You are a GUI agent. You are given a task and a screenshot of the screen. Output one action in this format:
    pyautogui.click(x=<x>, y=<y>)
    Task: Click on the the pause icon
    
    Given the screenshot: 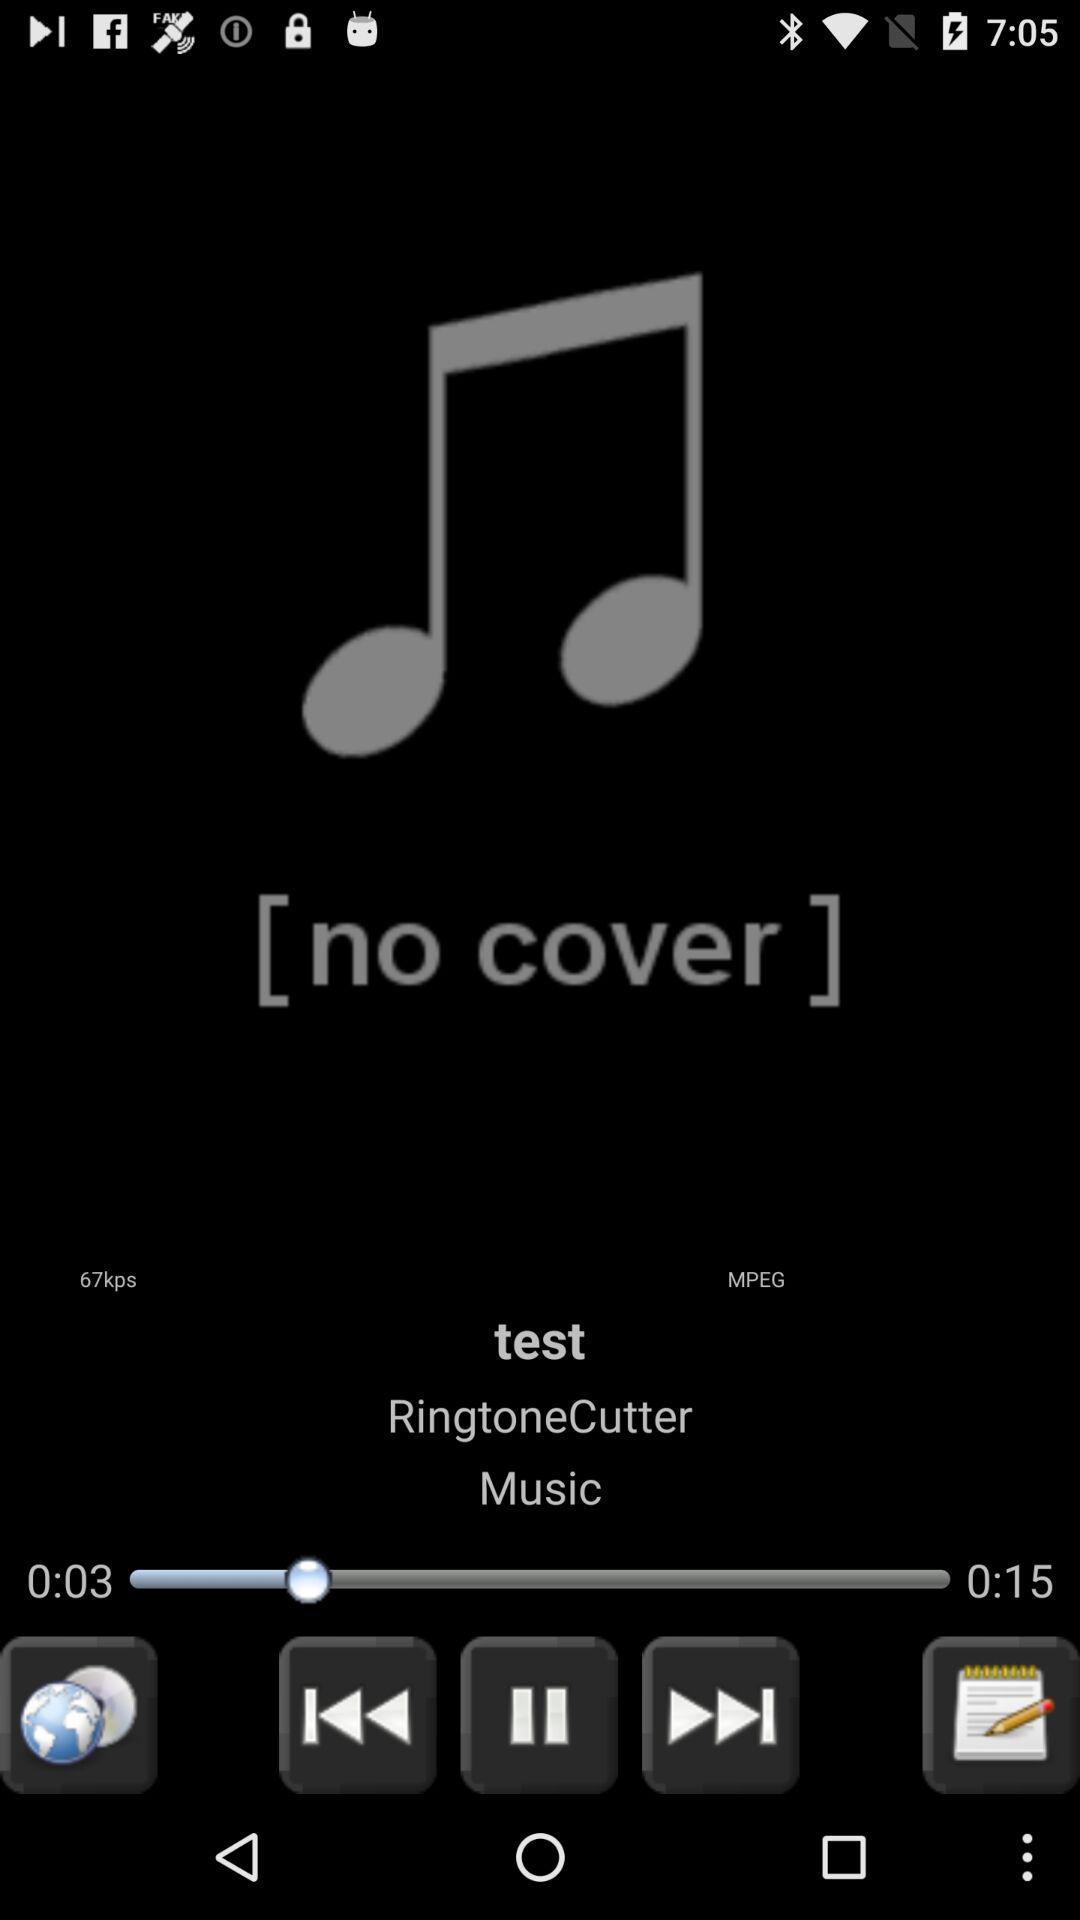 What is the action you would take?
    pyautogui.click(x=538, y=1835)
    